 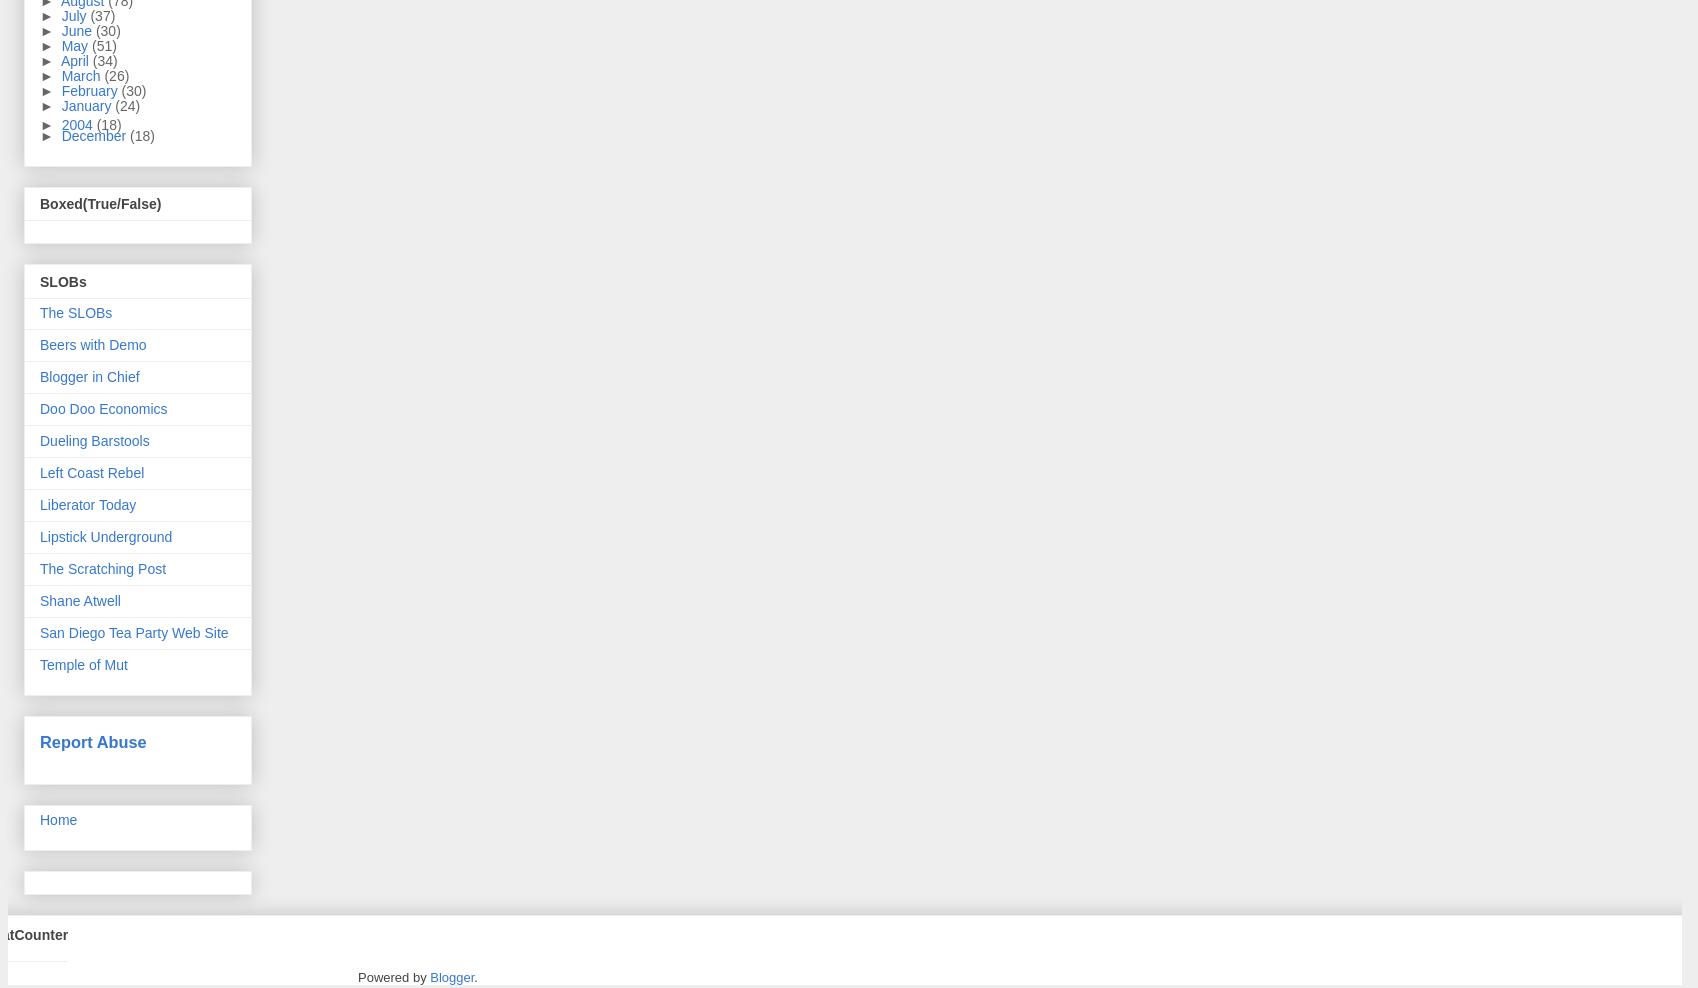 I want to click on 'SLOBs', so click(x=62, y=279).